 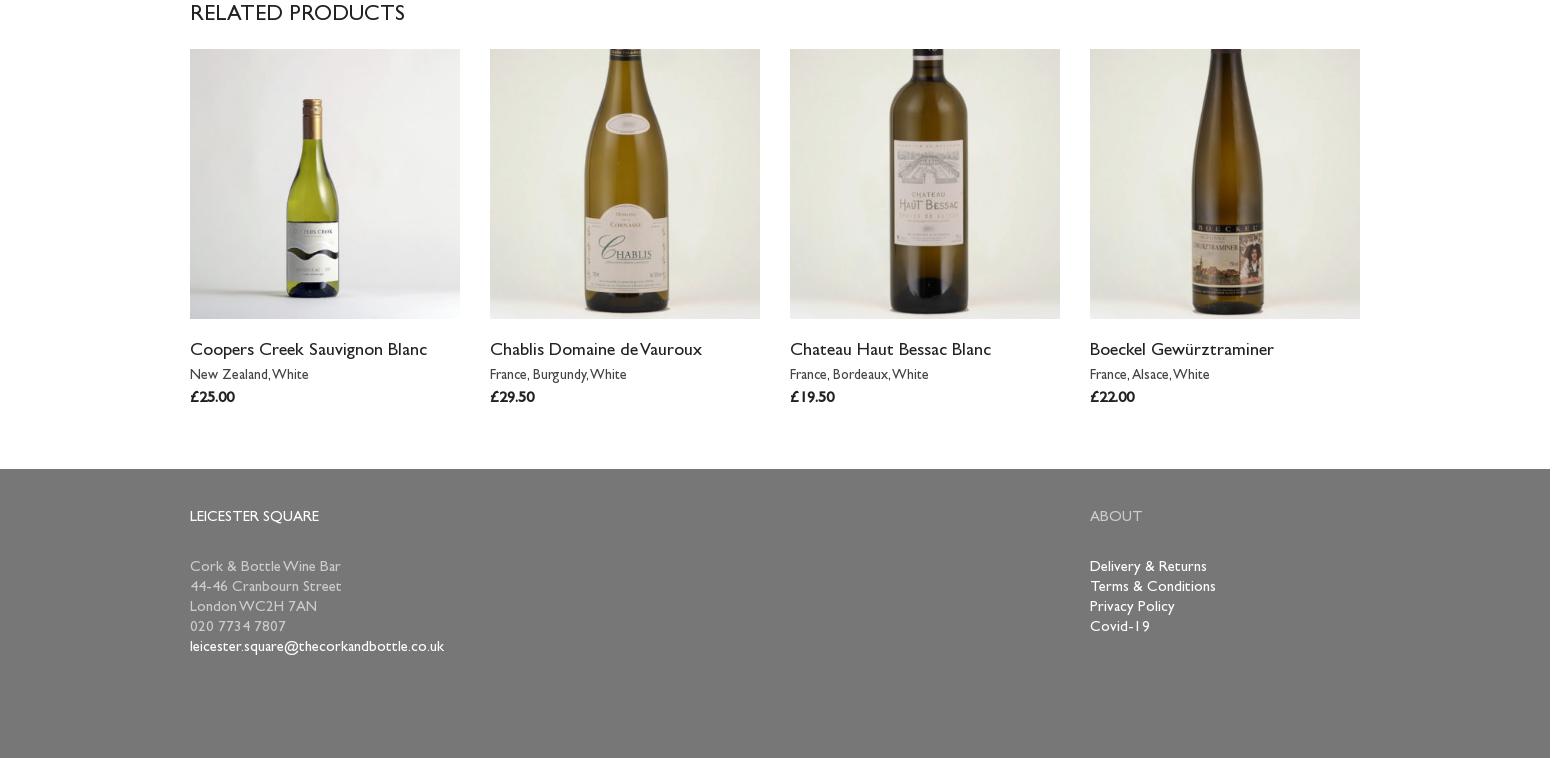 What do you see at coordinates (1120, 628) in the screenshot?
I see `'Covid-19'` at bounding box center [1120, 628].